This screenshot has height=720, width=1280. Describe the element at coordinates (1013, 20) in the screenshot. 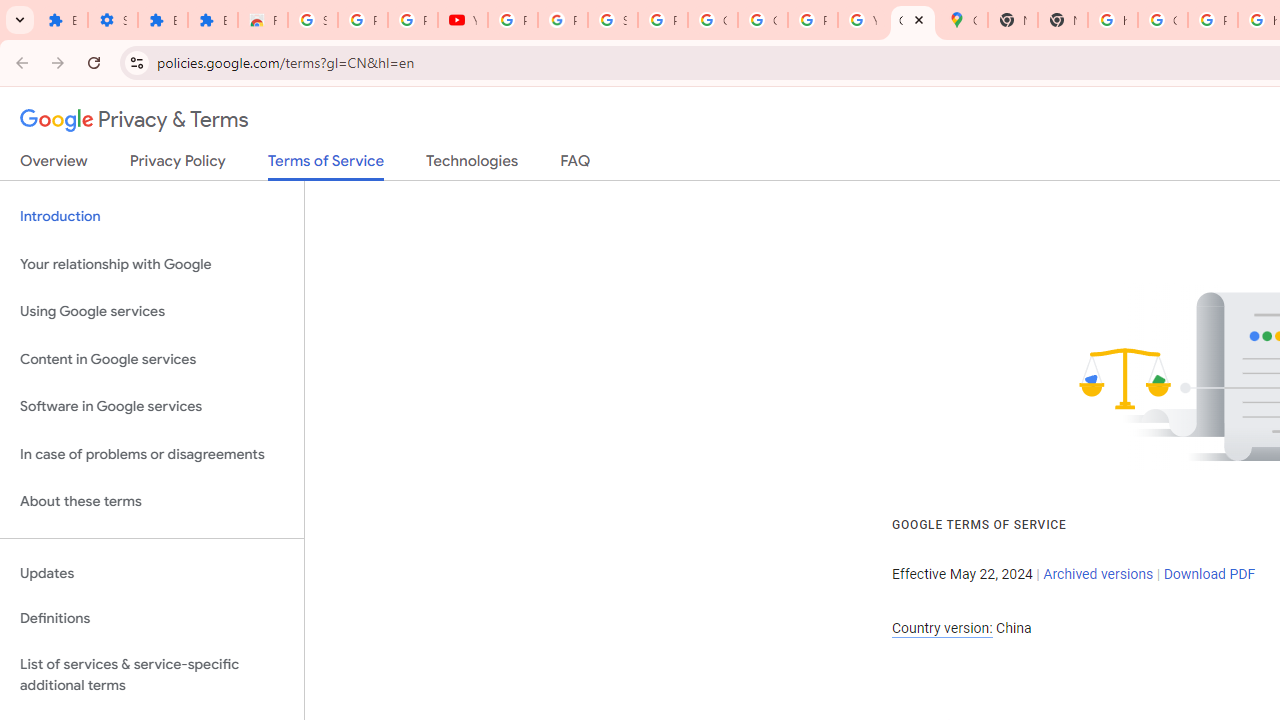

I see `'New Tab'` at that location.